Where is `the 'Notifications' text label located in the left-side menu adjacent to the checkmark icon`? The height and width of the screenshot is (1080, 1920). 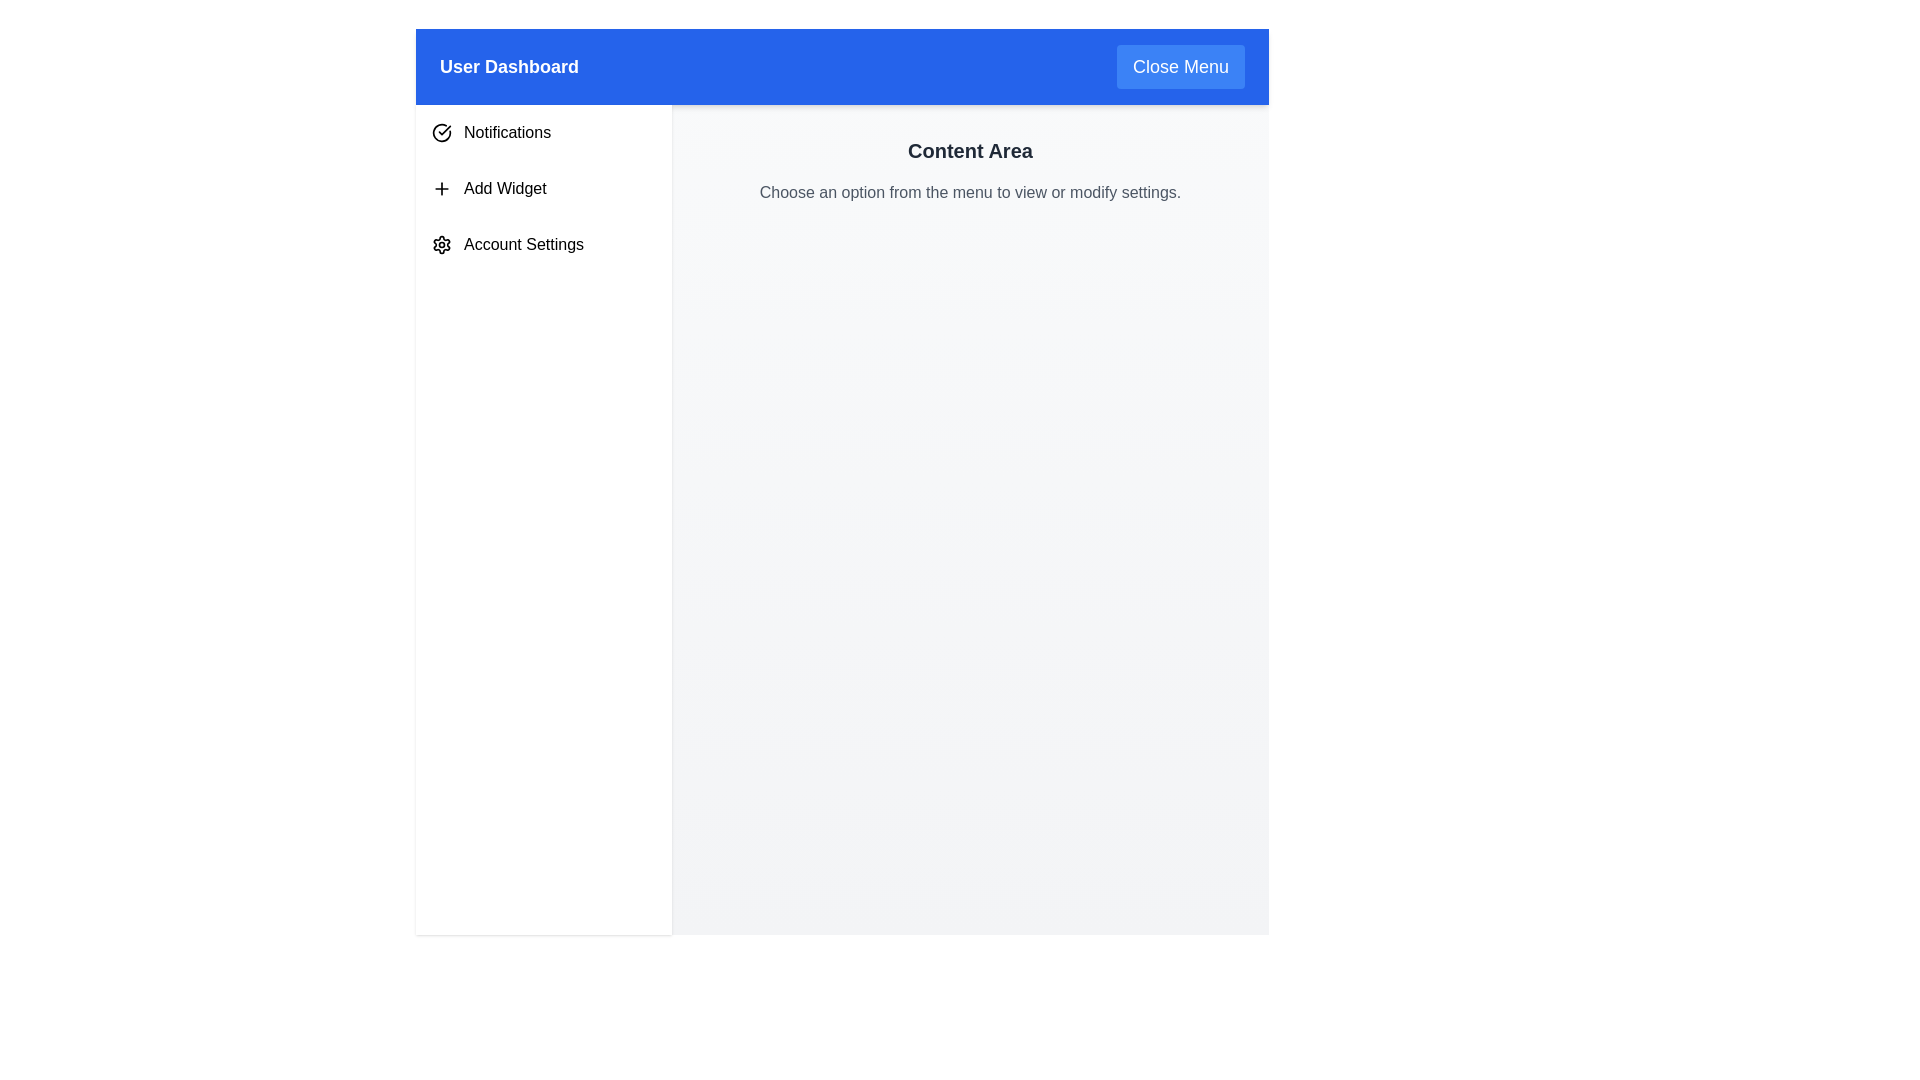
the 'Notifications' text label located in the left-side menu adjacent to the checkmark icon is located at coordinates (507, 132).